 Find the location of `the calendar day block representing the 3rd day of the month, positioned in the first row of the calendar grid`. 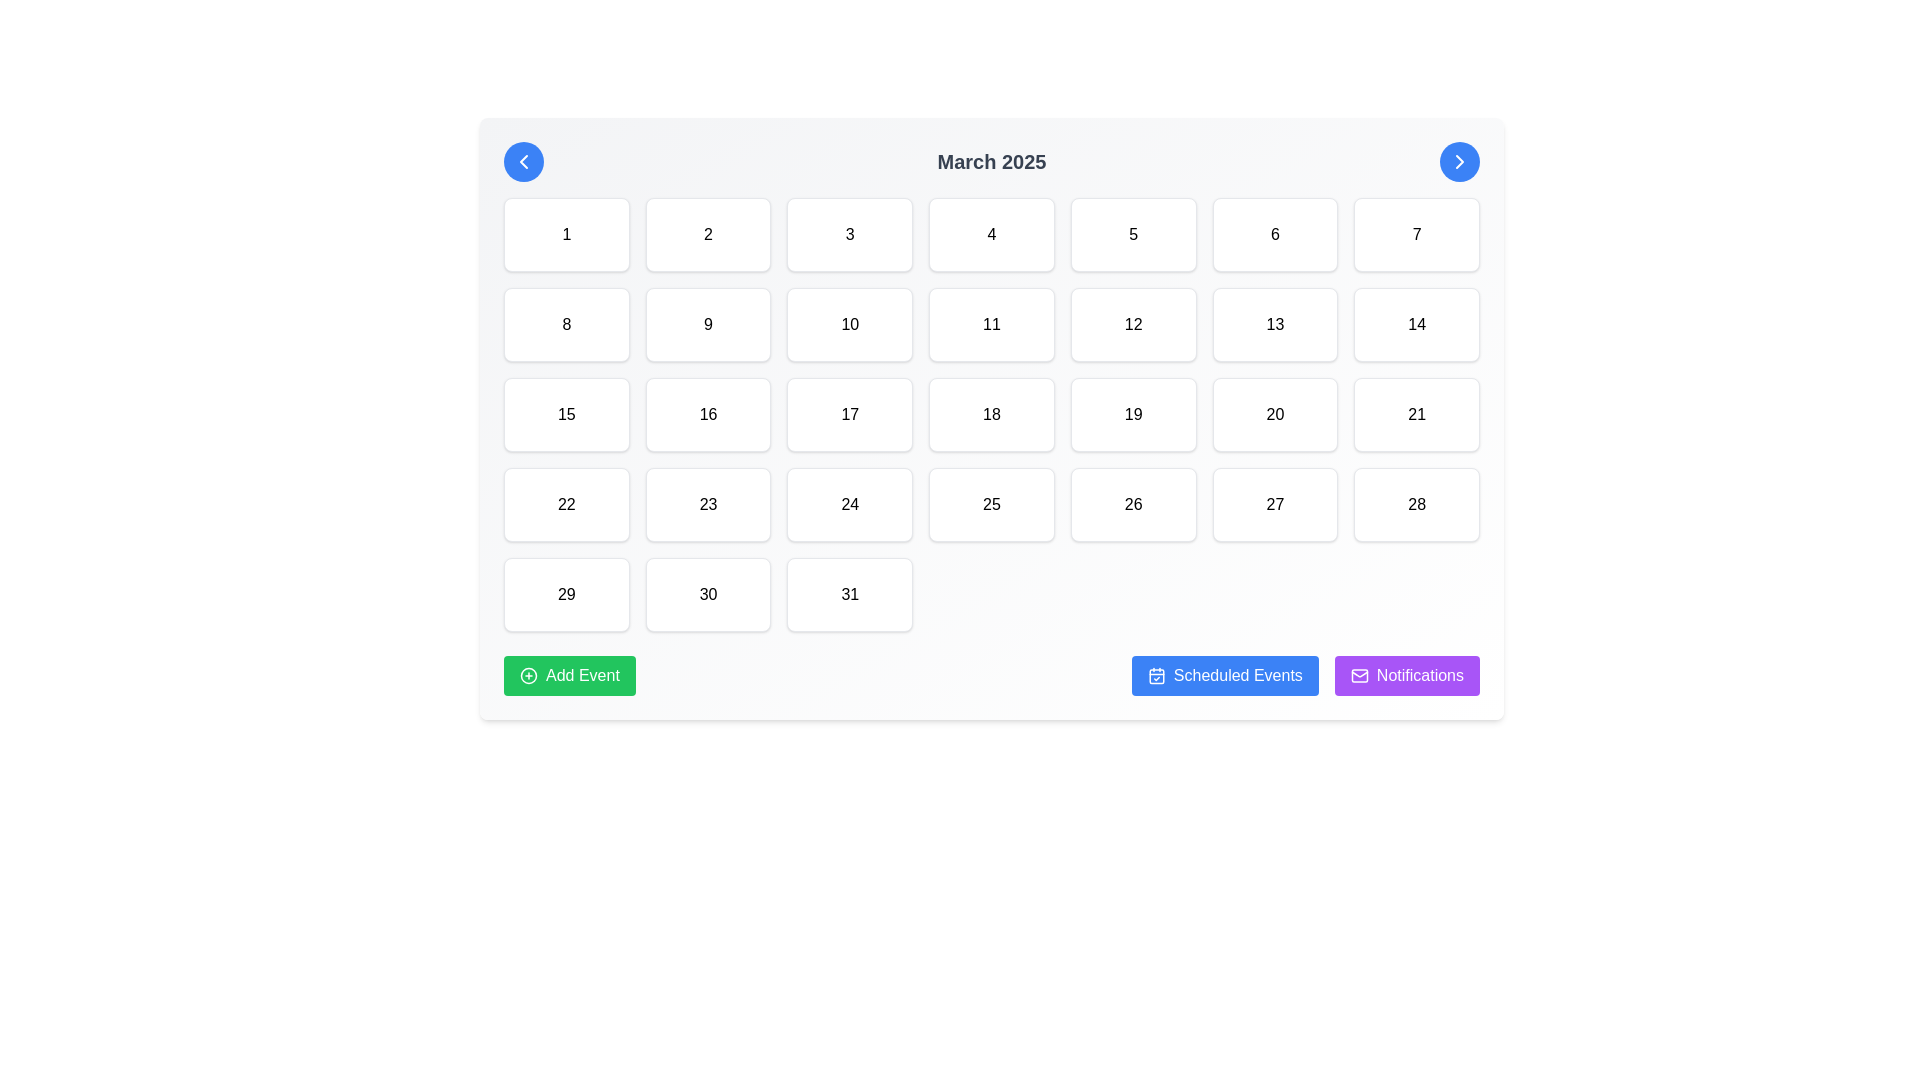

the calendar day block representing the 3rd day of the month, positioned in the first row of the calendar grid is located at coordinates (850, 234).